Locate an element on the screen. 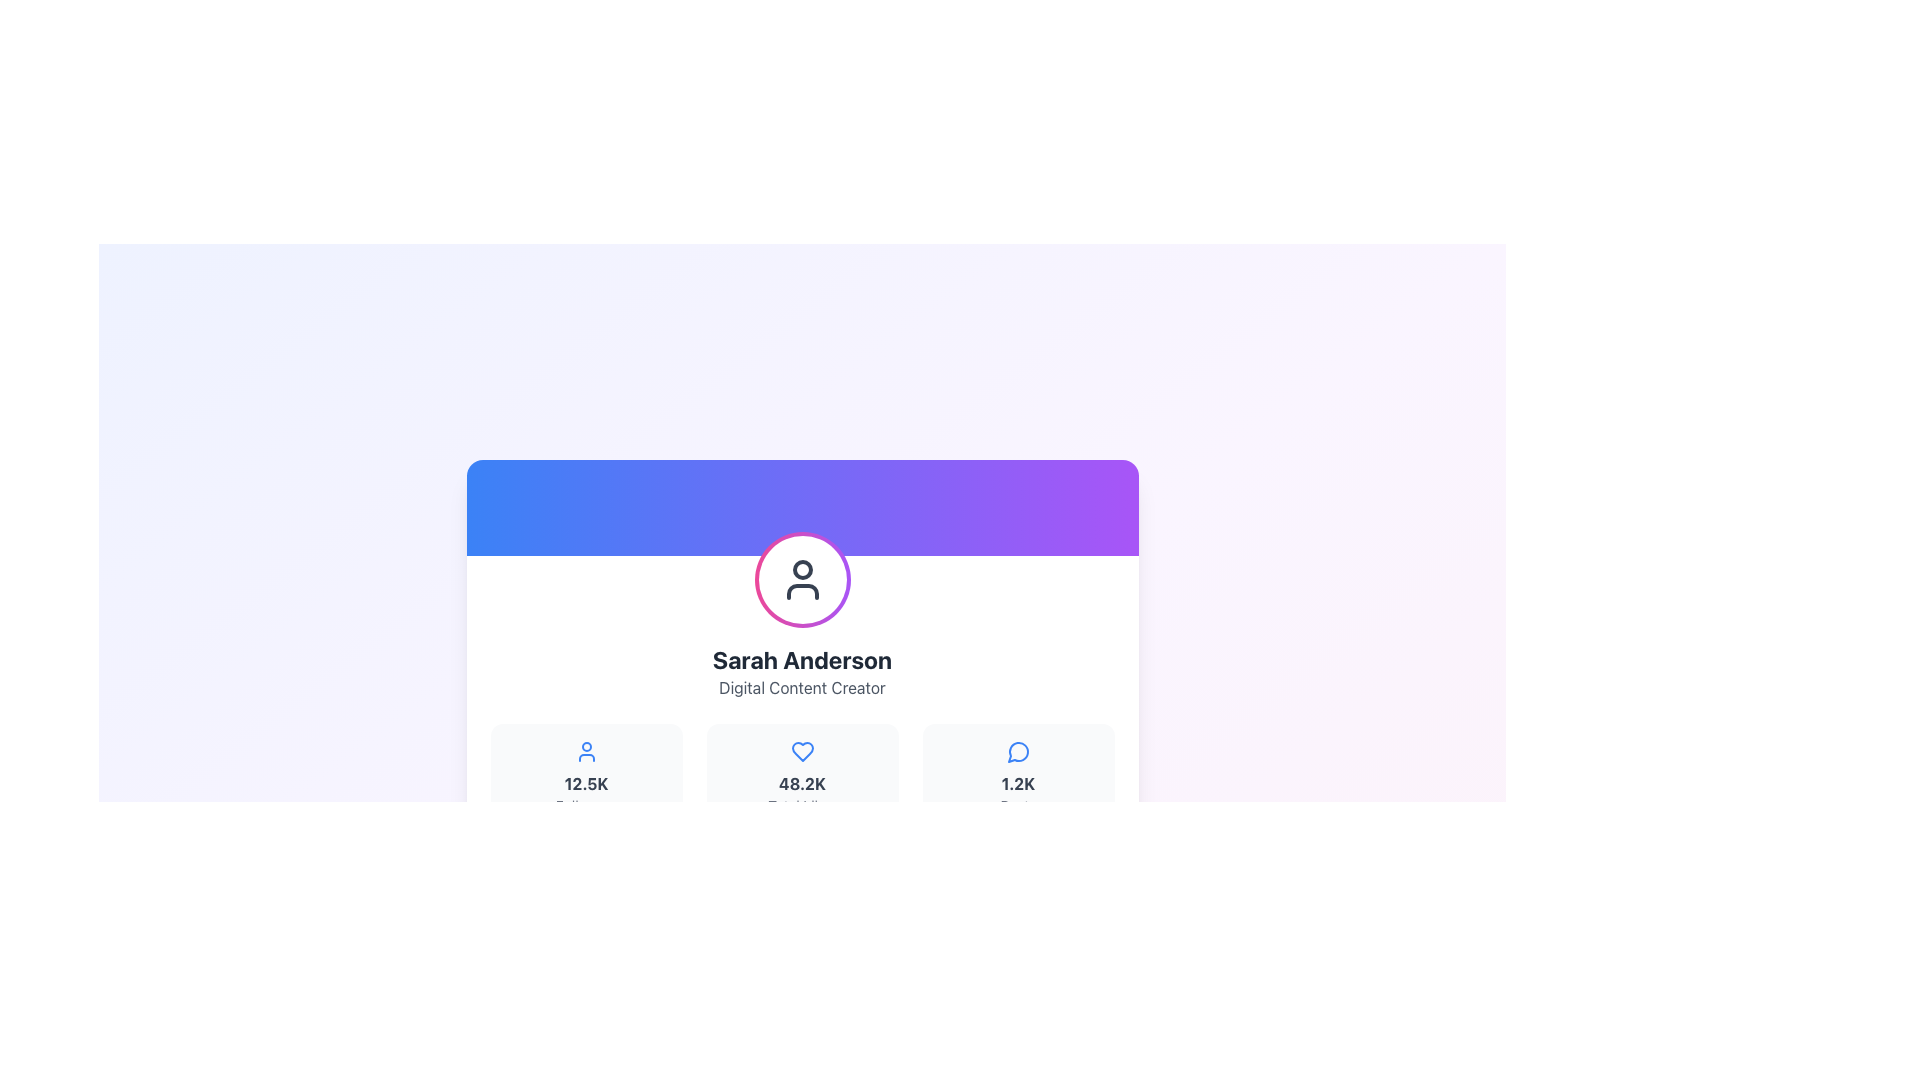  the compact blue SVG icon resembling a stylized human figure, located above the text '12.5K' within the top section of a white rectangular card, as it is the leftmost icon in a group of three statistics icons is located at coordinates (585, 752).